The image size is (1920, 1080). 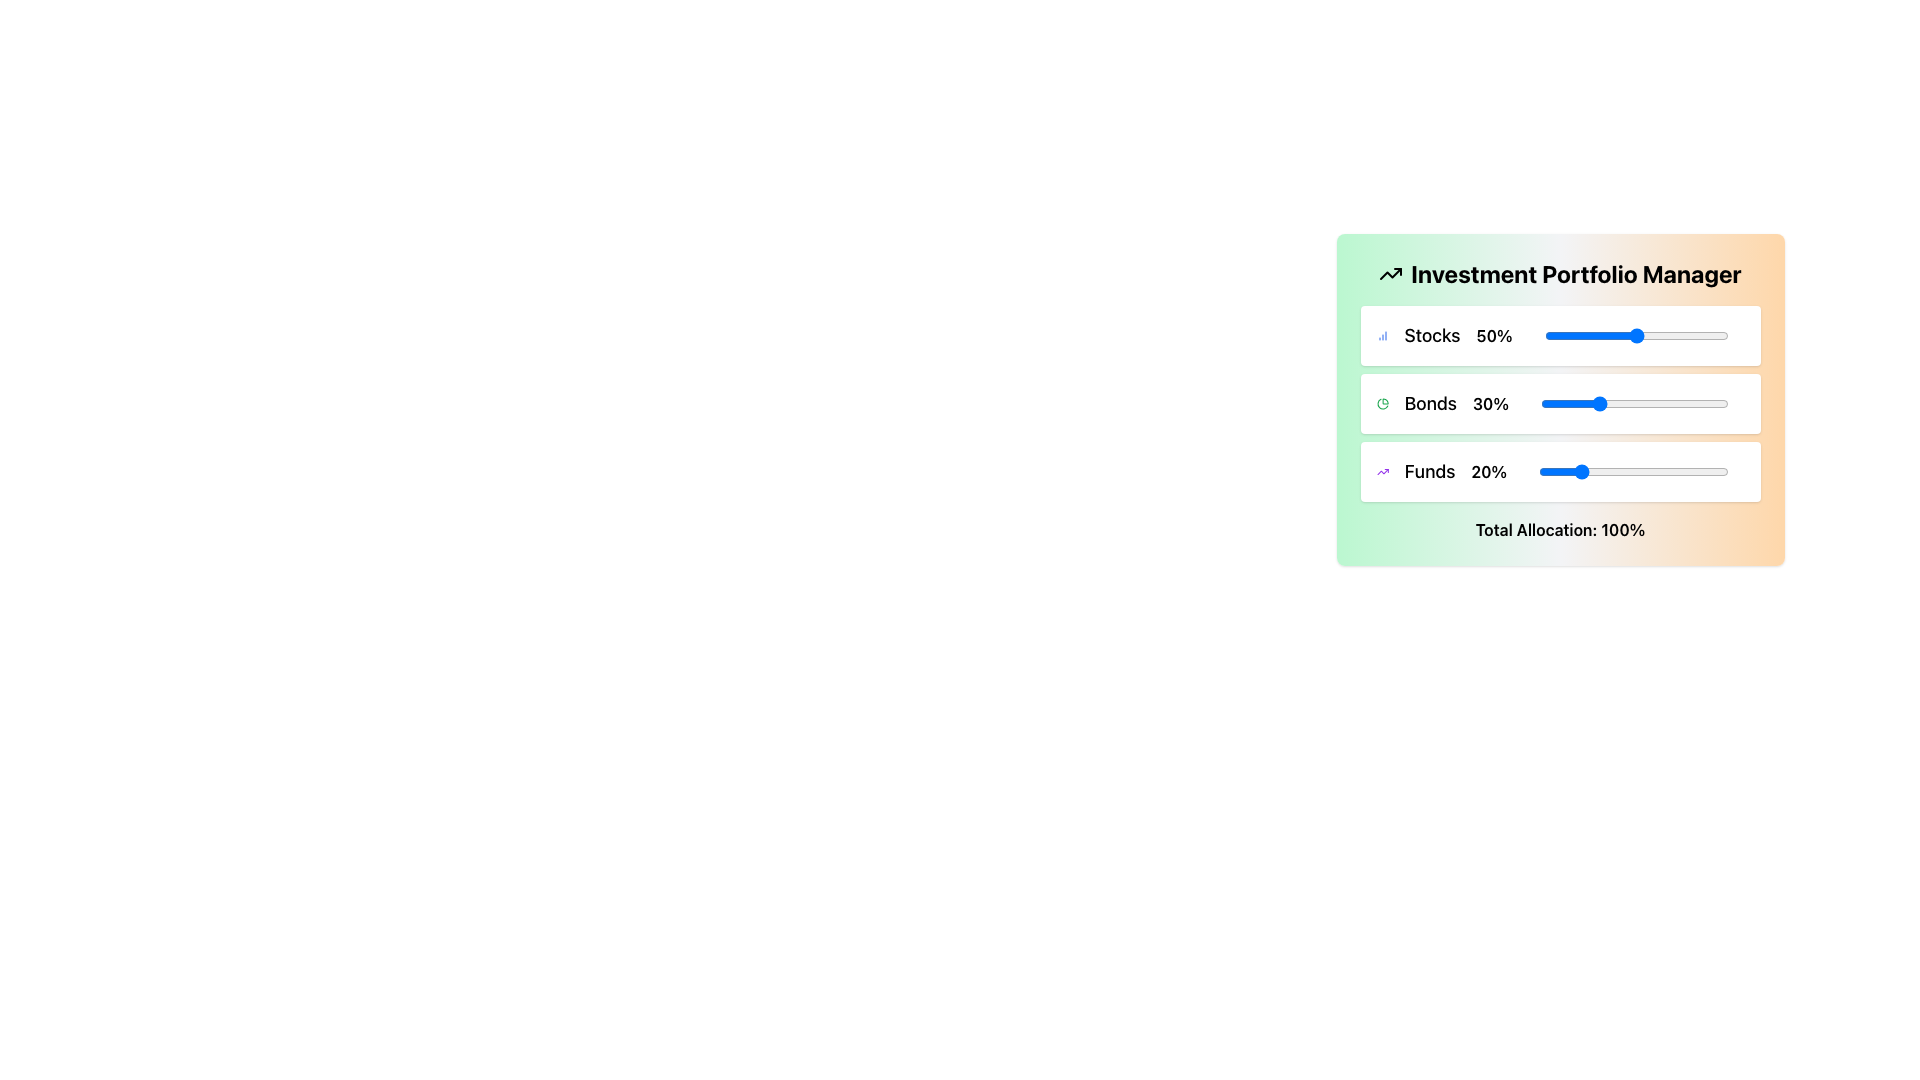 What do you see at coordinates (1712, 471) in the screenshot?
I see `the 'Funds' allocation` at bounding box center [1712, 471].